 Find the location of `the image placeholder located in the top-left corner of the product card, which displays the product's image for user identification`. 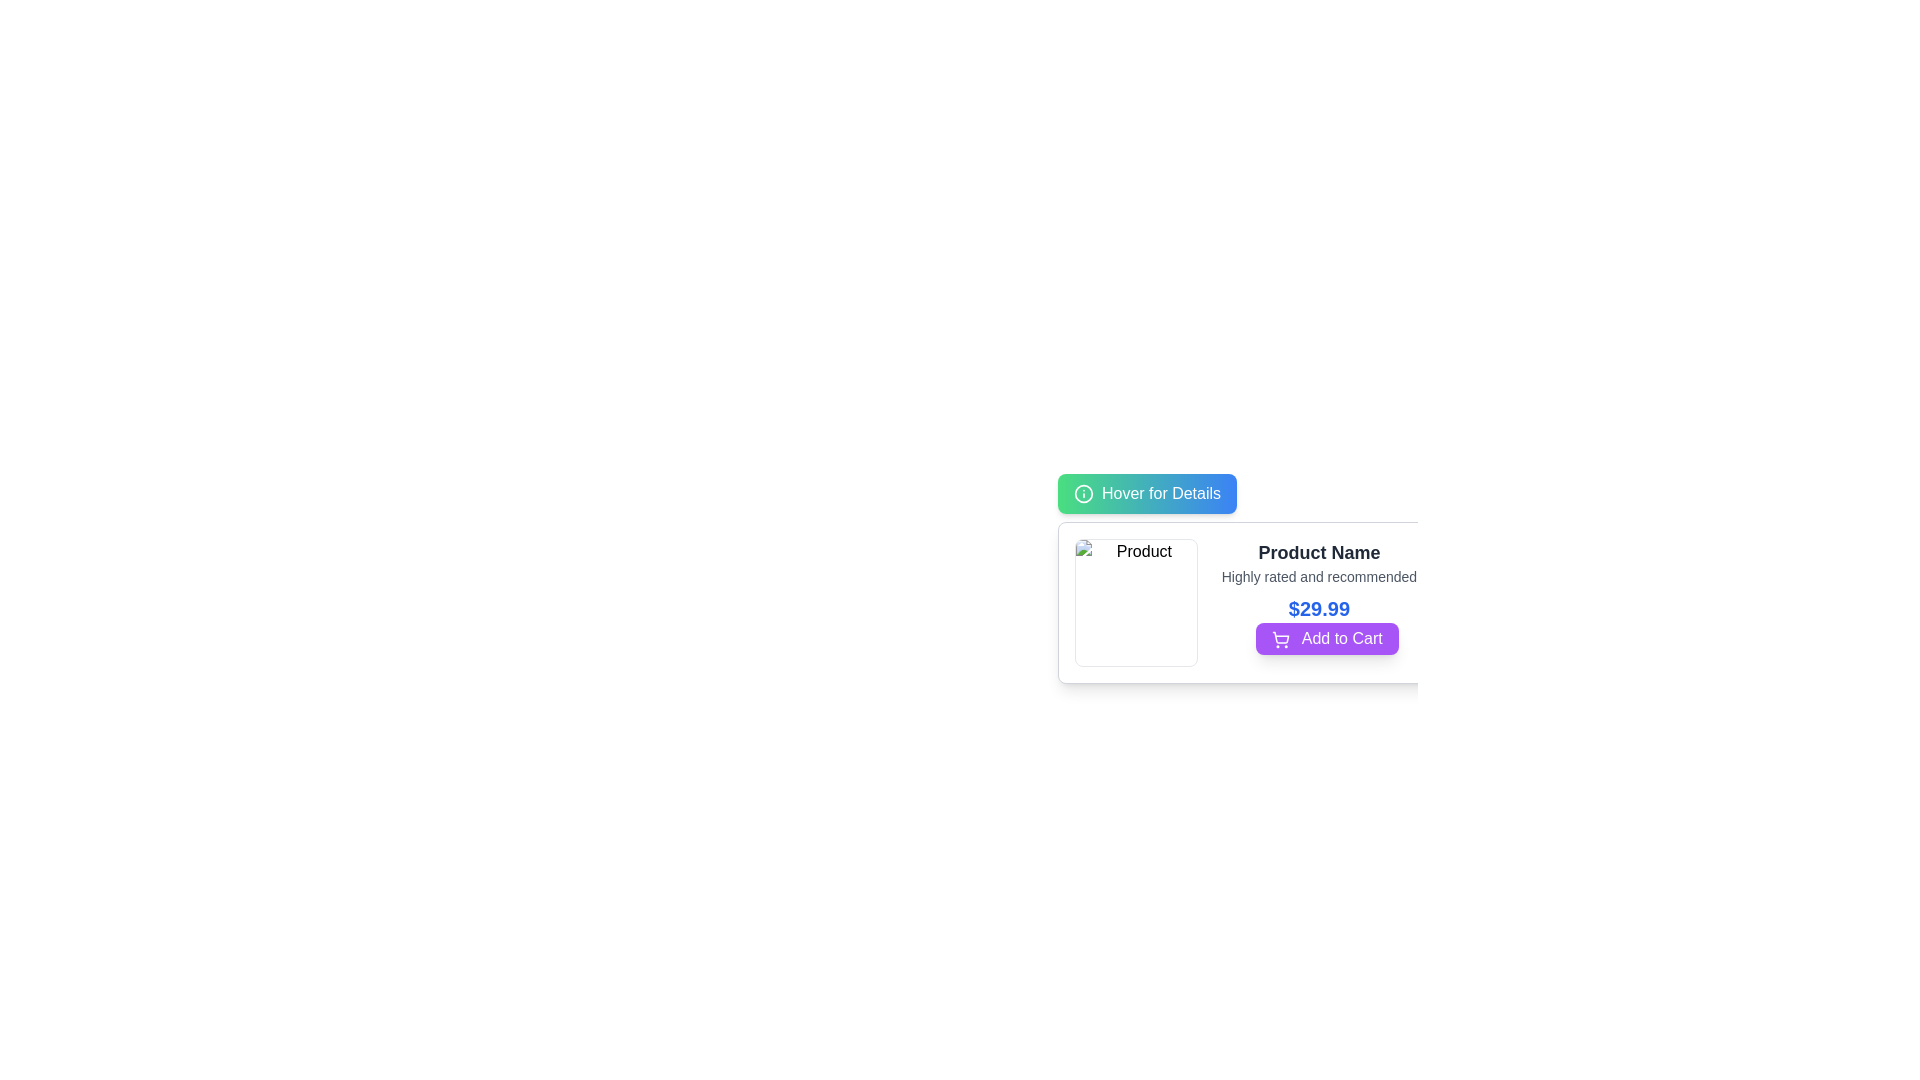

the image placeholder located in the top-left corner of the product card, which displays the product's image for user identification is located at coordinates (1136, 601).